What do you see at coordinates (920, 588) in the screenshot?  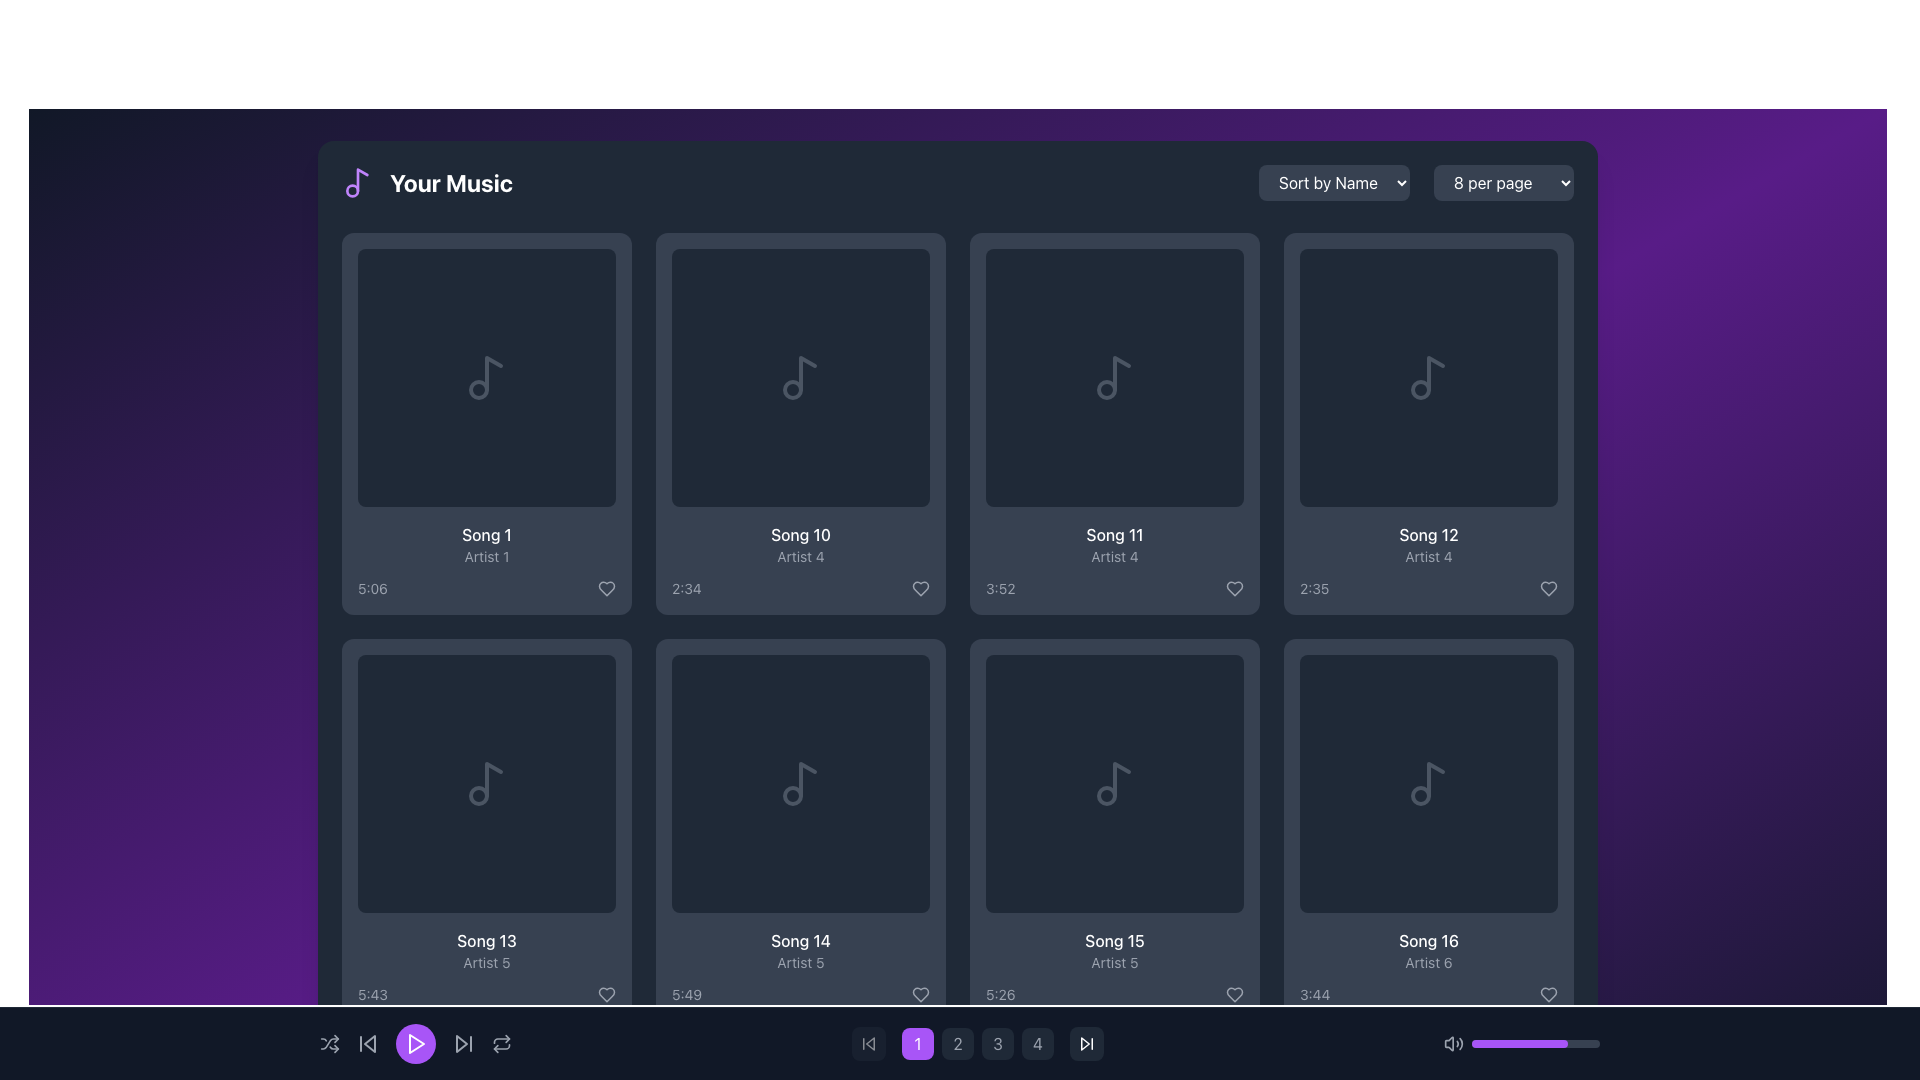 I see `the heart icon located in the bottom-right corner of the 'Song 10' card by 'Artist 4'` at bounding box center [920, 588].